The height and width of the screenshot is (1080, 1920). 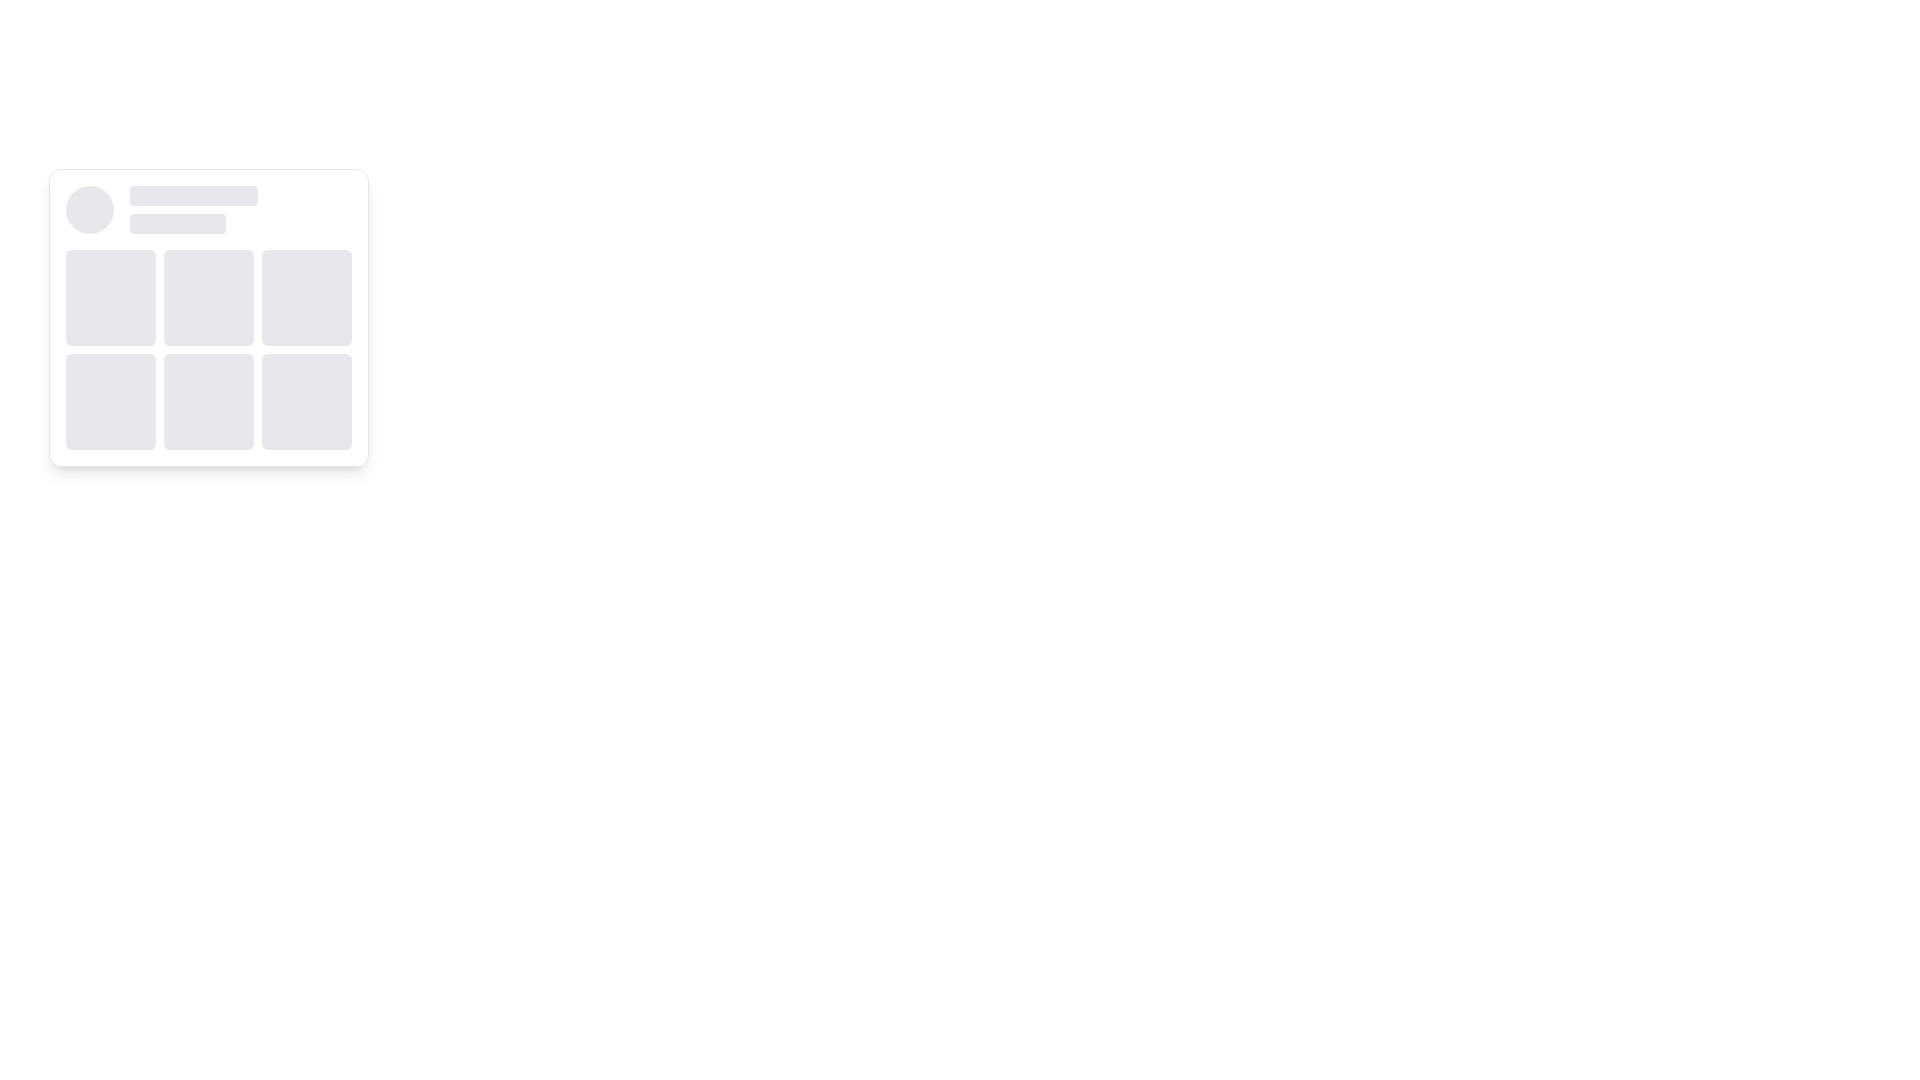 What do you see at coordinates (306, 297) in the screenshot?
I see `the Decorative placeholder component located in the top-right corner of the grid layout, which is the third element in the first row` at bounding box center [306, 297].